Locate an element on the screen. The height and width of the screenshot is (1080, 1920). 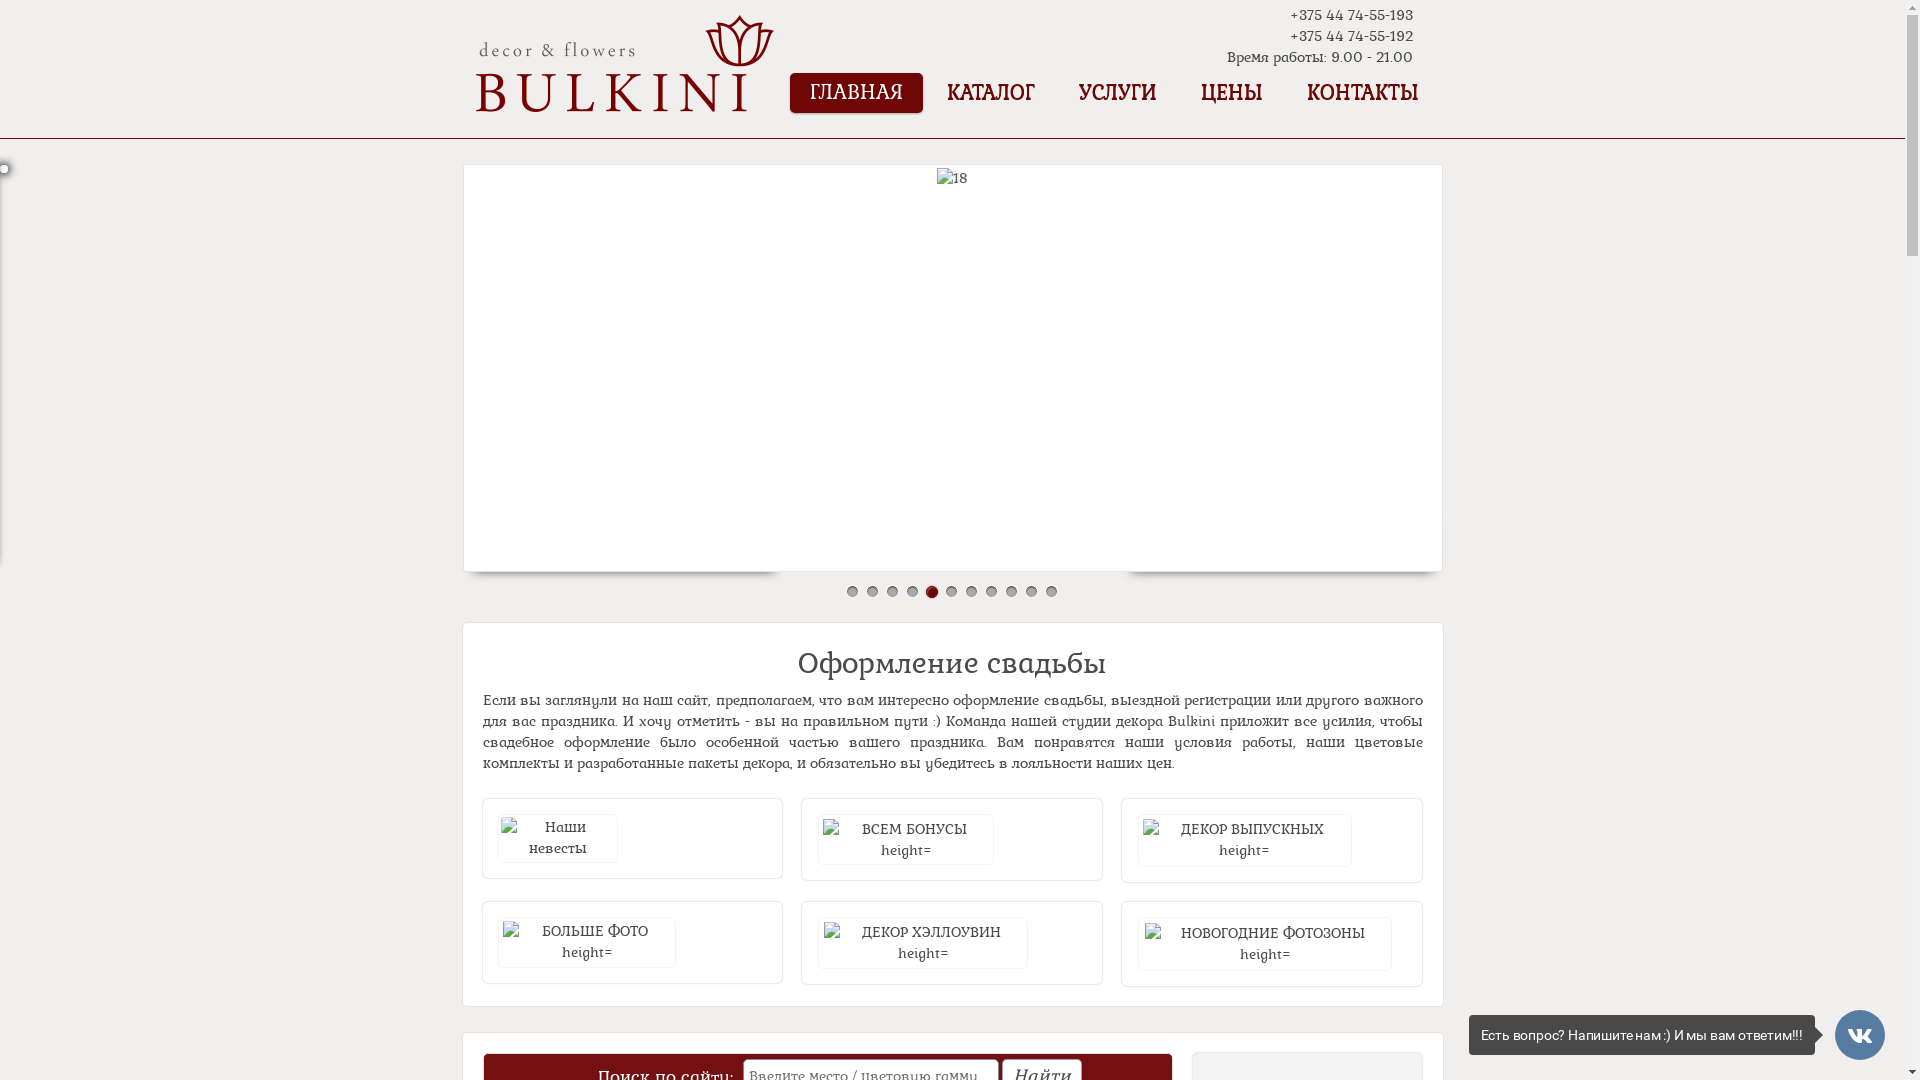
'+375 44 74-55-193' is located at coordinates (1351, 15).